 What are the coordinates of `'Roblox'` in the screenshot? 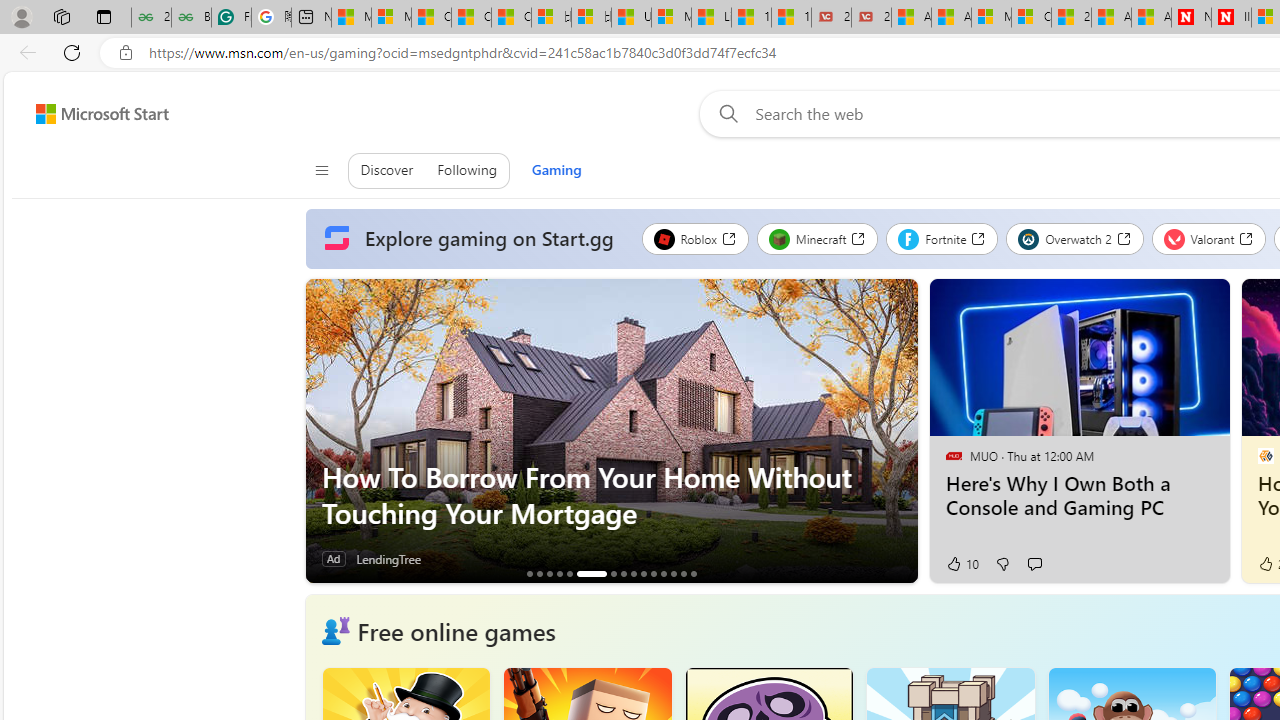 It's located at (695, 238).